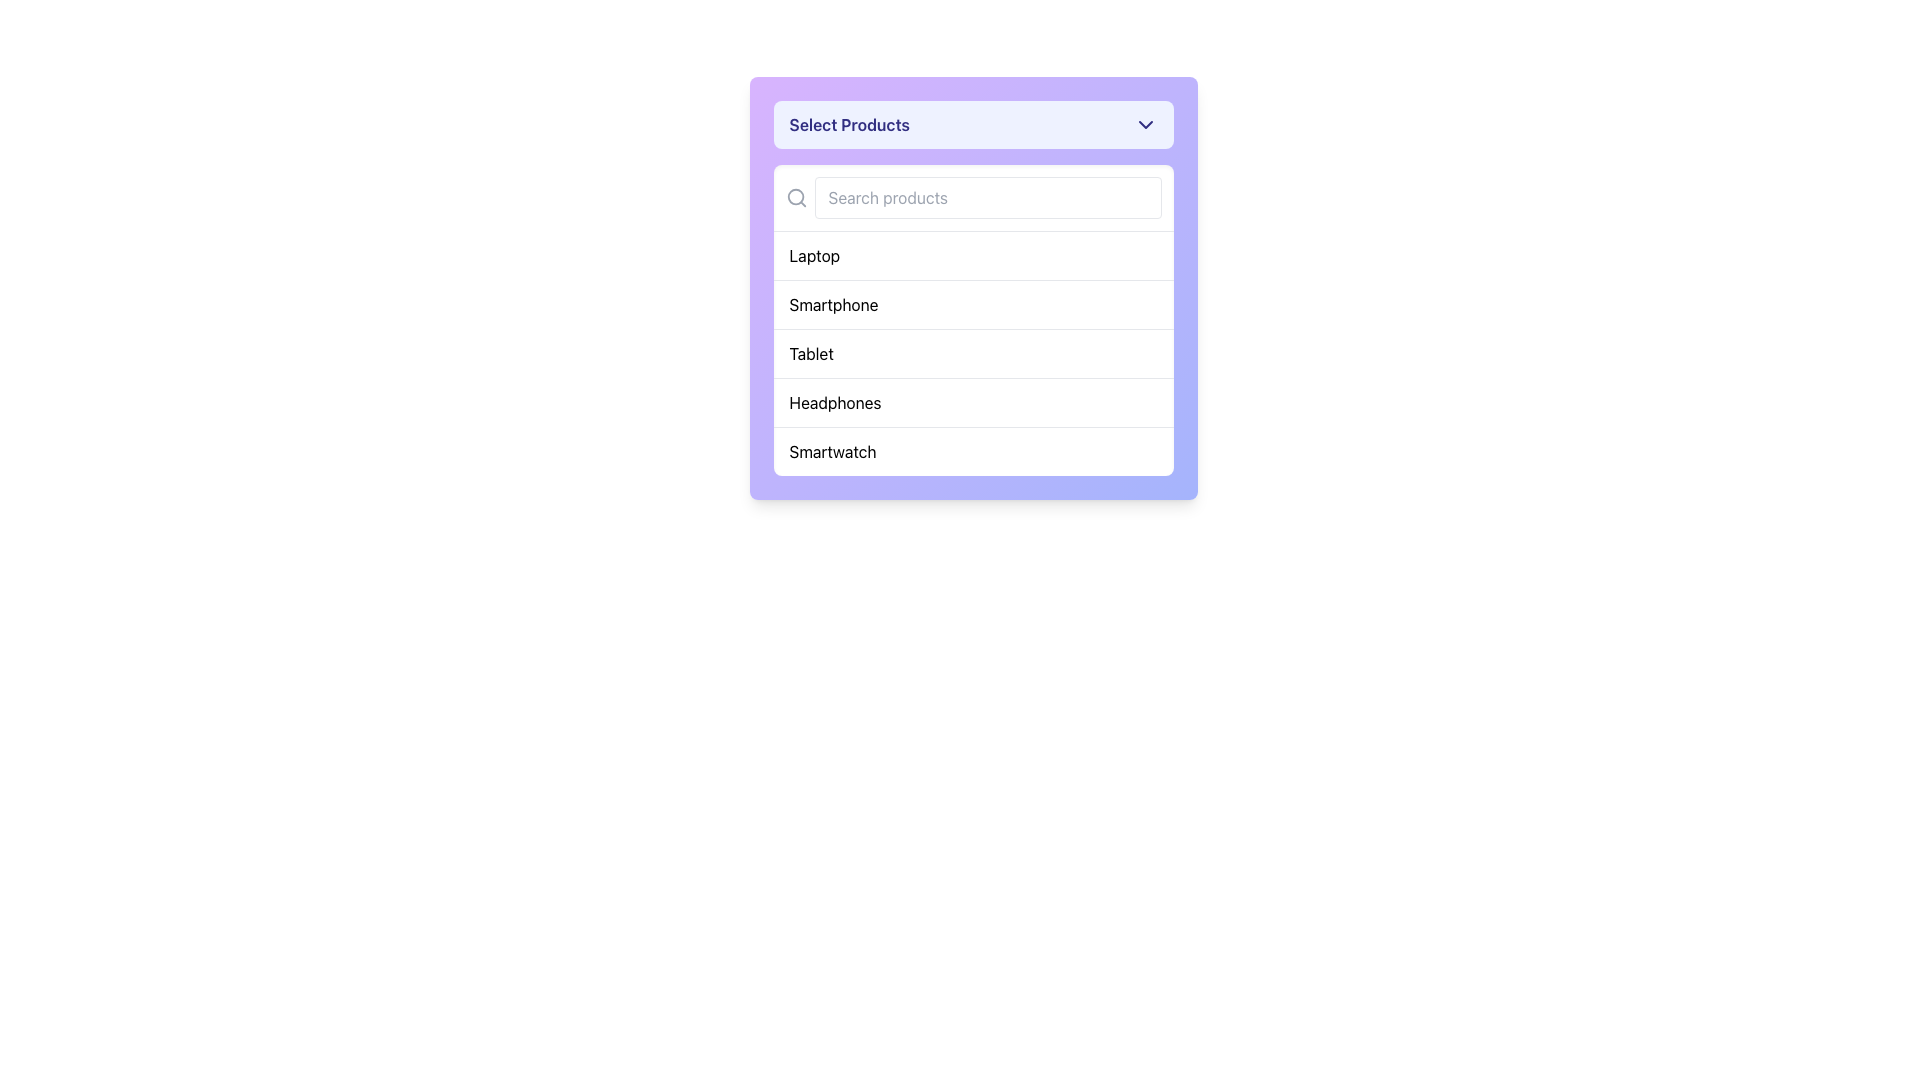  I want to click on the search input field located below the title 'Select Products' to focus on it, so click(988, 197).